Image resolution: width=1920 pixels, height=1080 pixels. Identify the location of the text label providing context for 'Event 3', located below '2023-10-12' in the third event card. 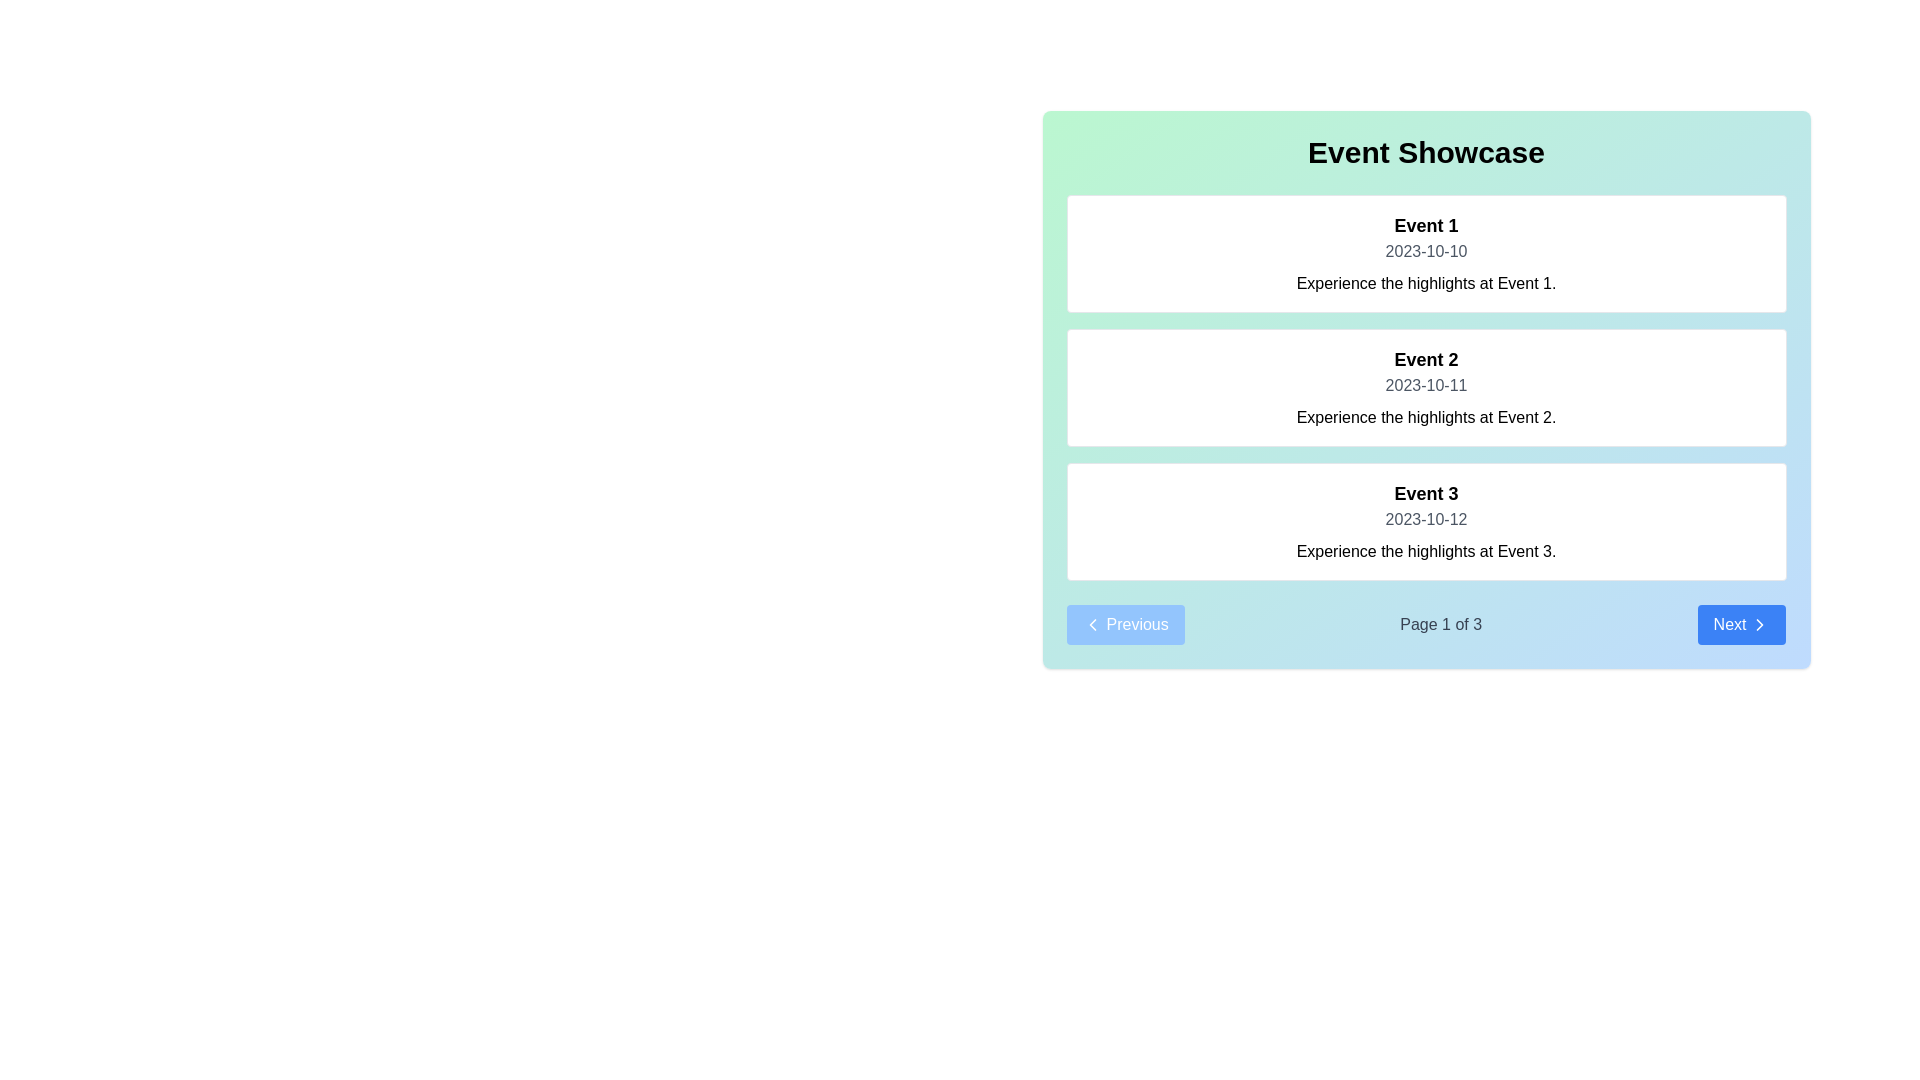
(1425, 551).